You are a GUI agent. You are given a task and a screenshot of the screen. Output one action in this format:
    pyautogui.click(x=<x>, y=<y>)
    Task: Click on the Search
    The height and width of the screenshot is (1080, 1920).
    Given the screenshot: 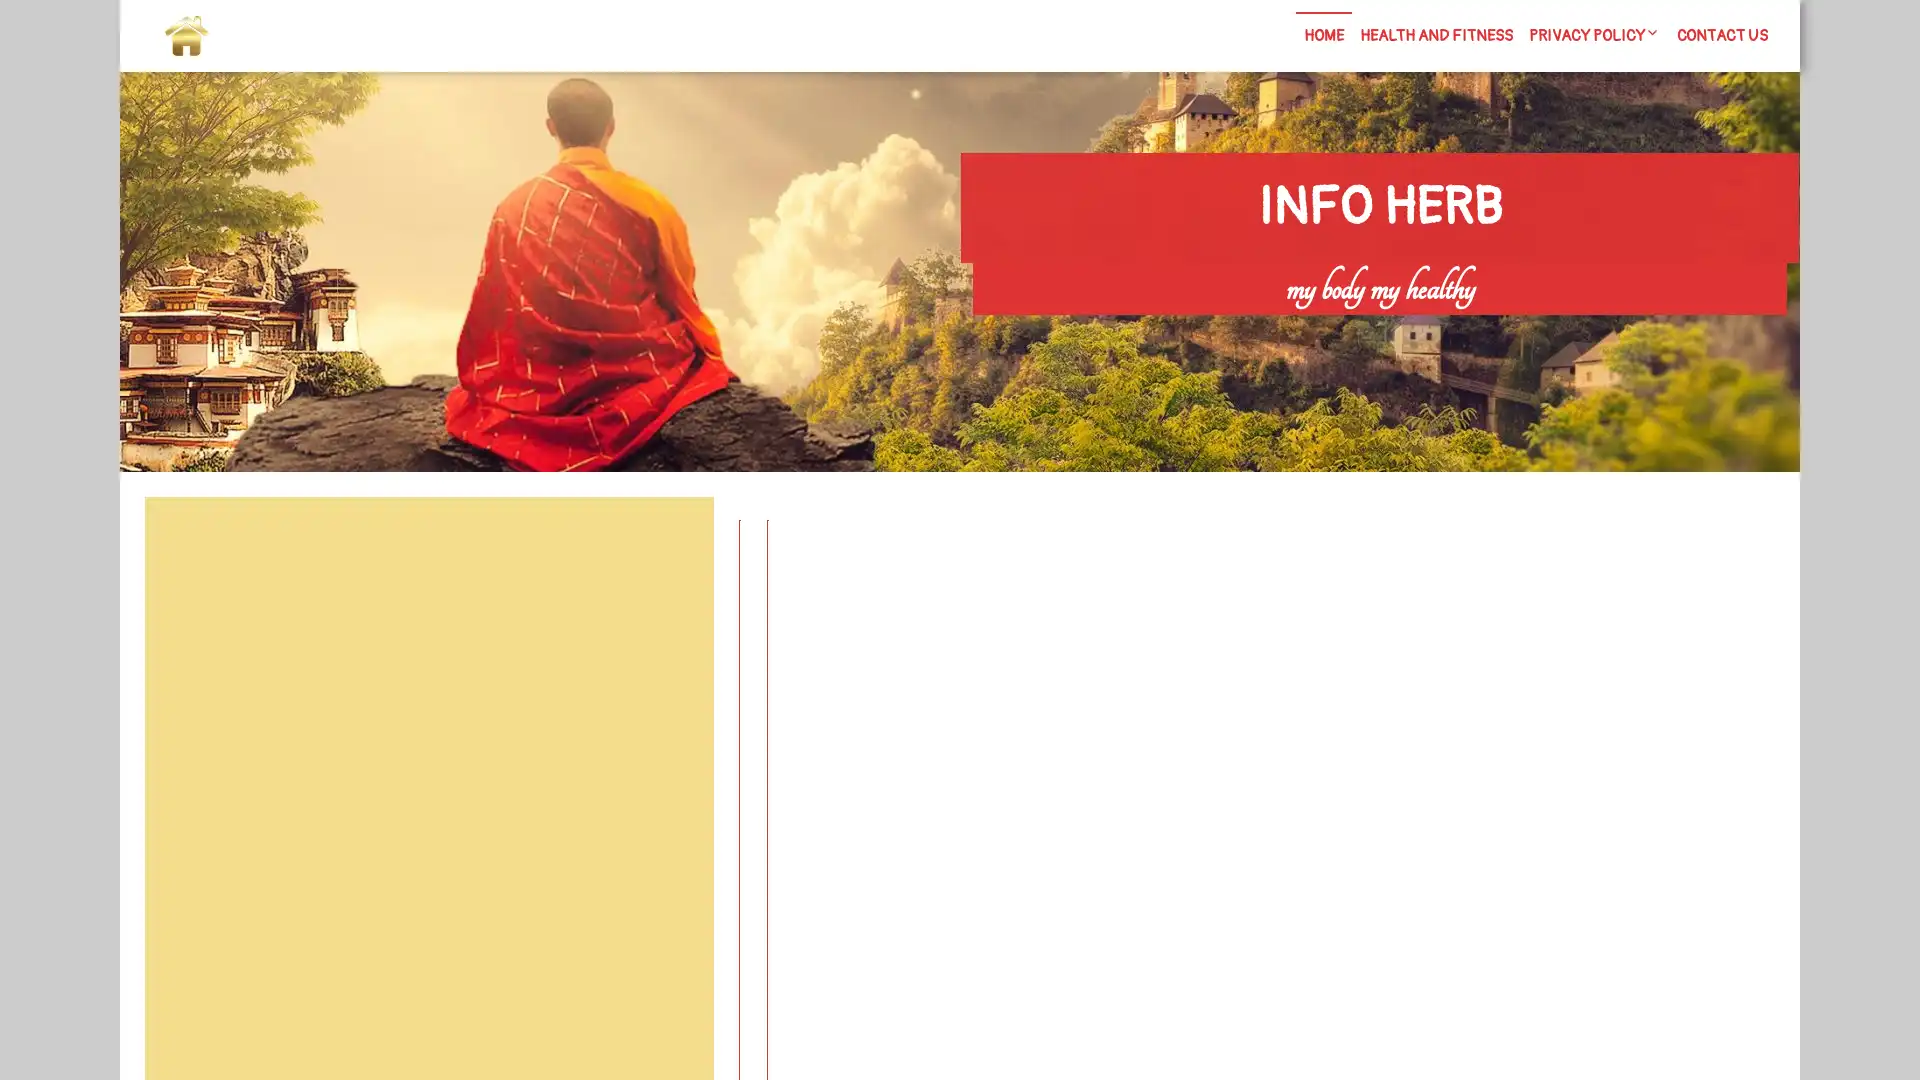 What is the action you would take?
    pyautogui.click(x=667, y=545)
    